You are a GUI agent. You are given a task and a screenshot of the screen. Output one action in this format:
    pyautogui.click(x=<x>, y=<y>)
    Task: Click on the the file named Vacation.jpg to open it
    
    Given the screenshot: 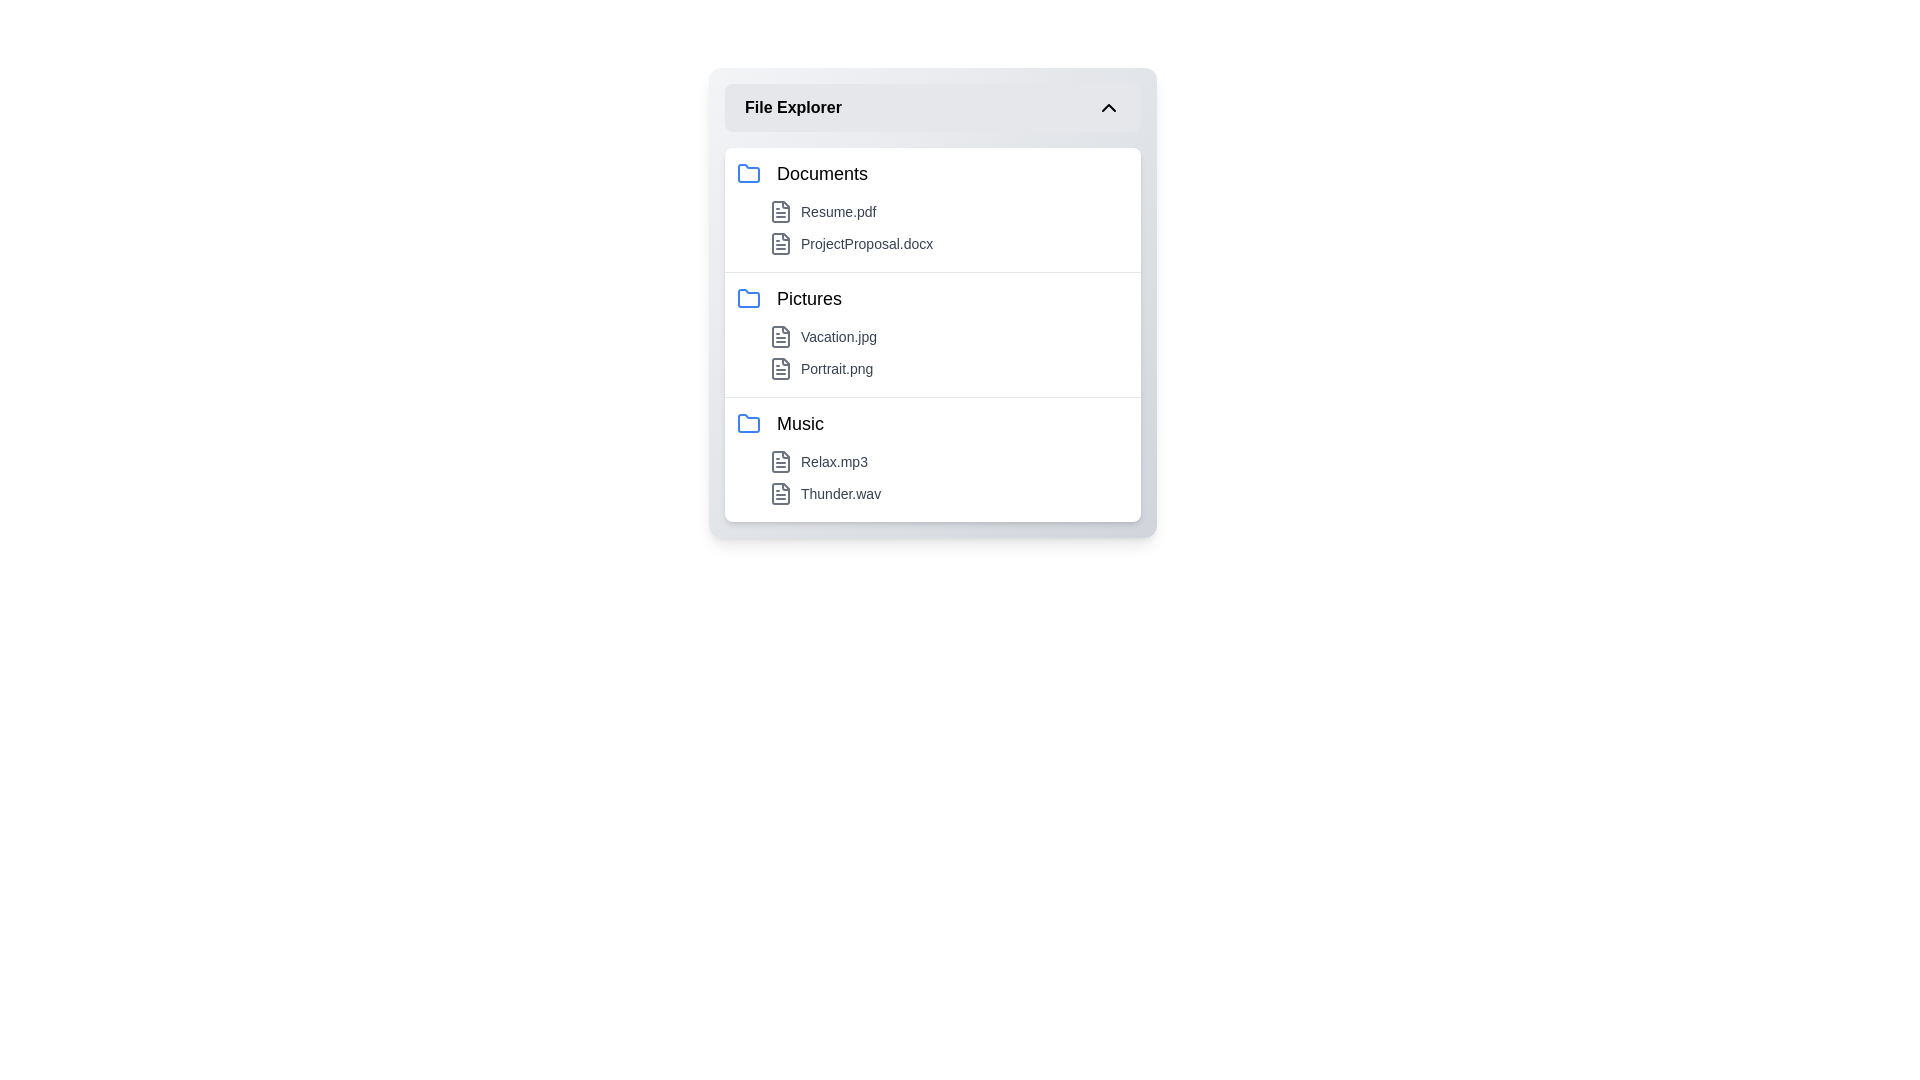 What is the action you would take?
    pyautogui.click(x=948, y=335)
    